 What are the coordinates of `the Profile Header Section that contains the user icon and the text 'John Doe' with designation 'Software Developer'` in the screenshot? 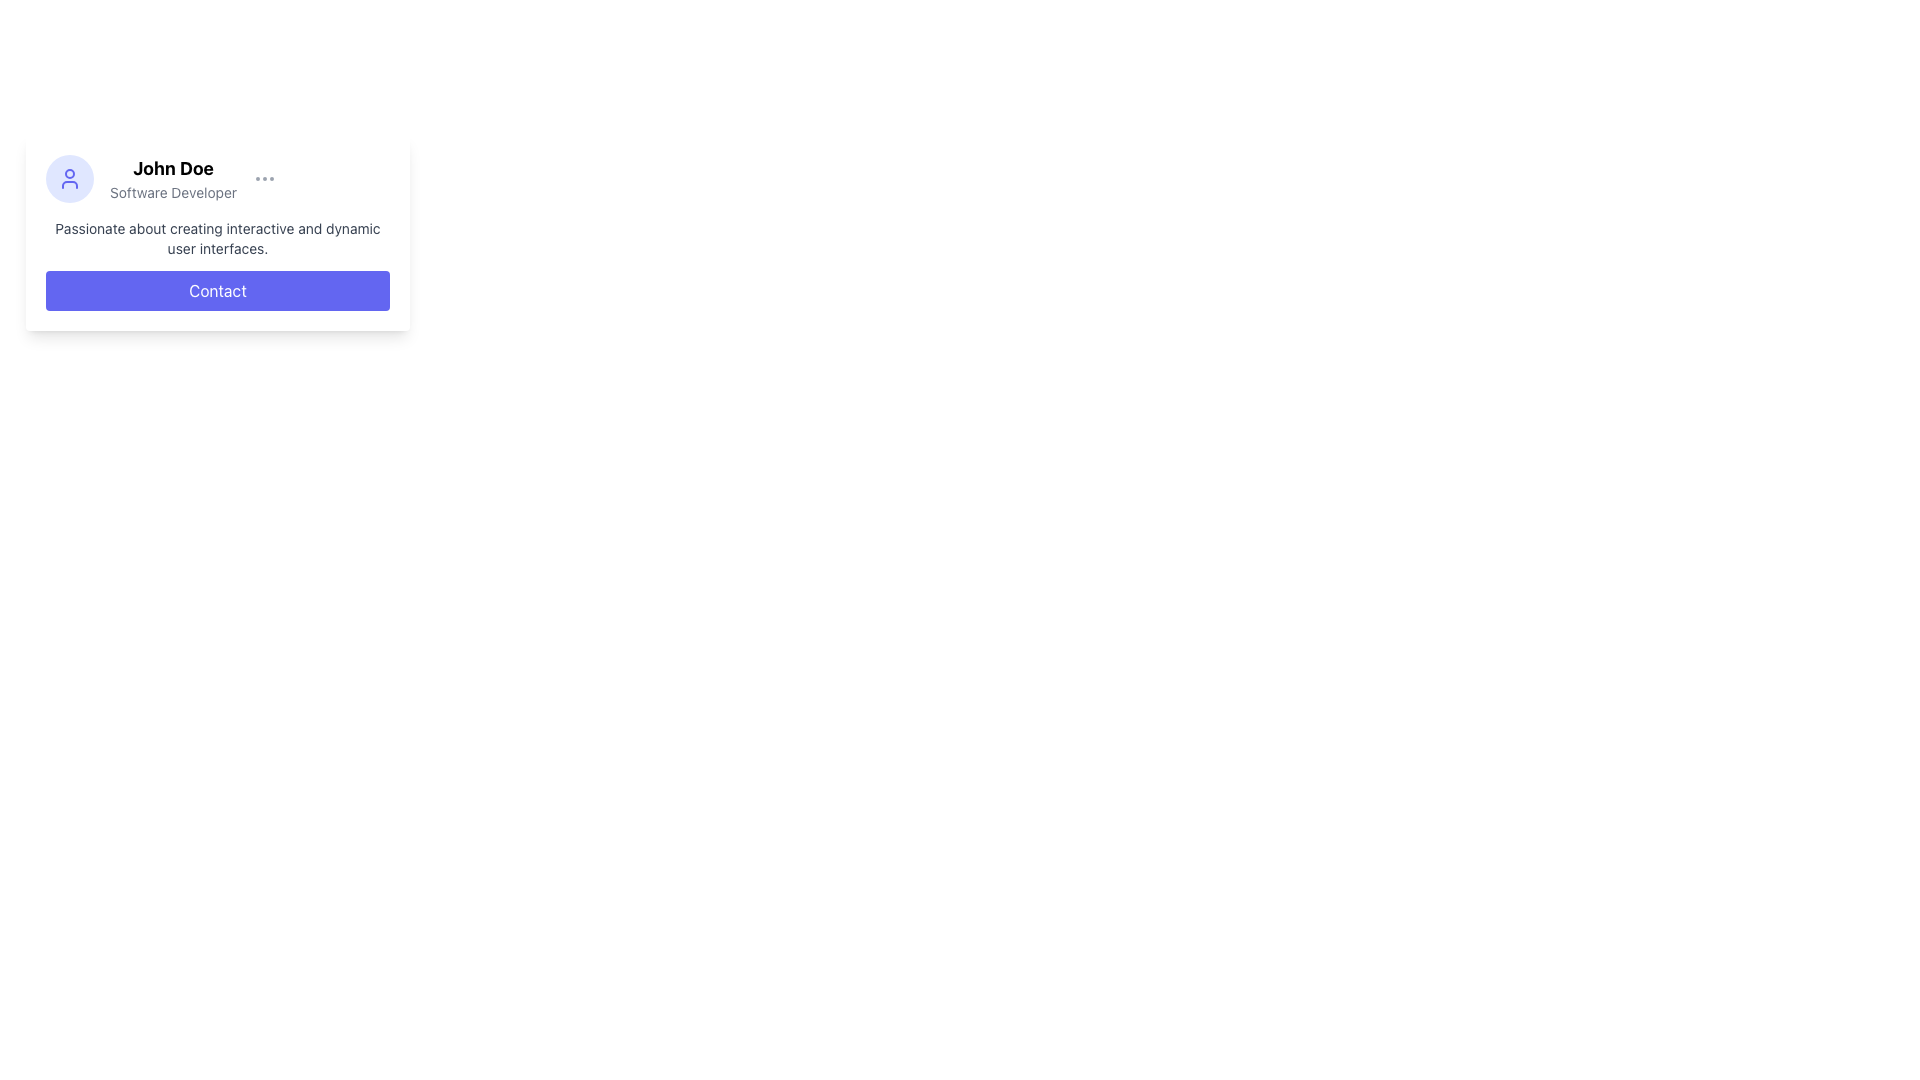 It's located at (217, 177).